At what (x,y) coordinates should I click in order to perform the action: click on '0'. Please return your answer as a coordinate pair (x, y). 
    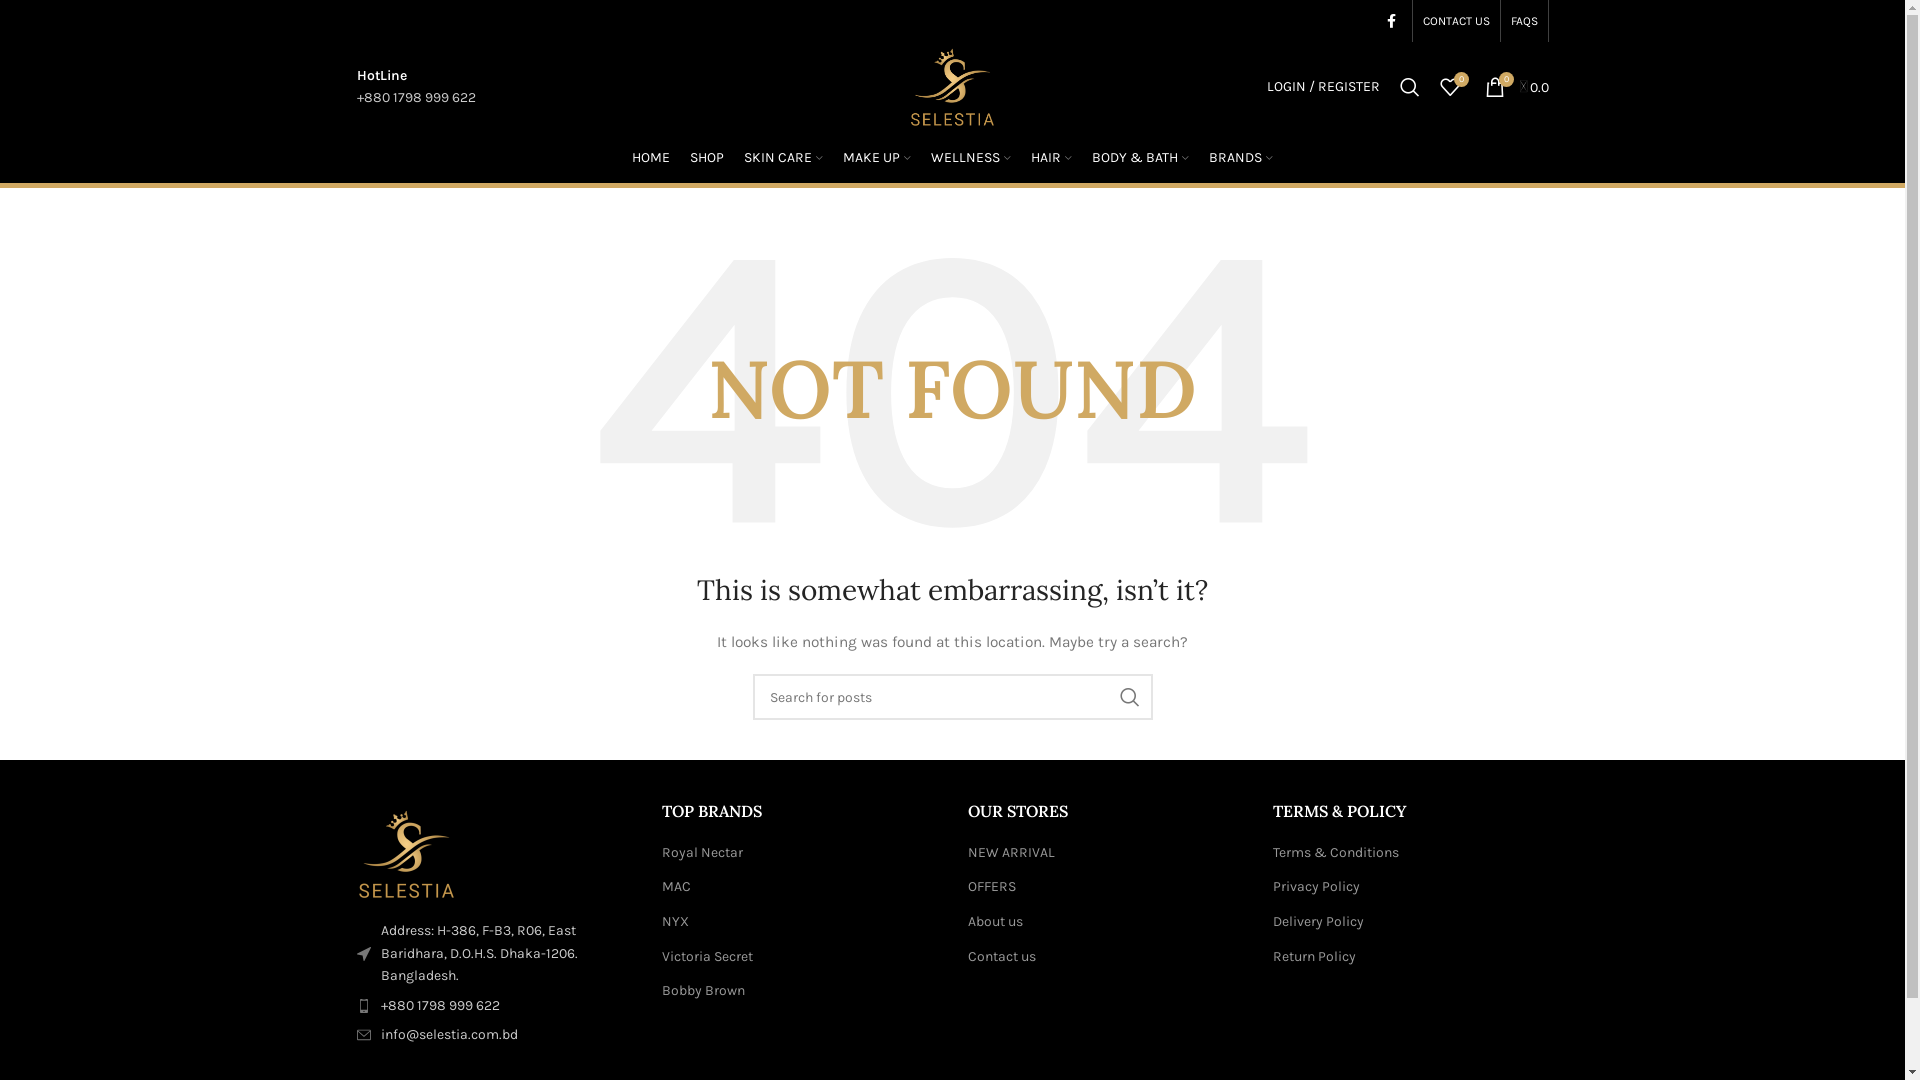
    Looking at the image, I should click on (1449, 86).